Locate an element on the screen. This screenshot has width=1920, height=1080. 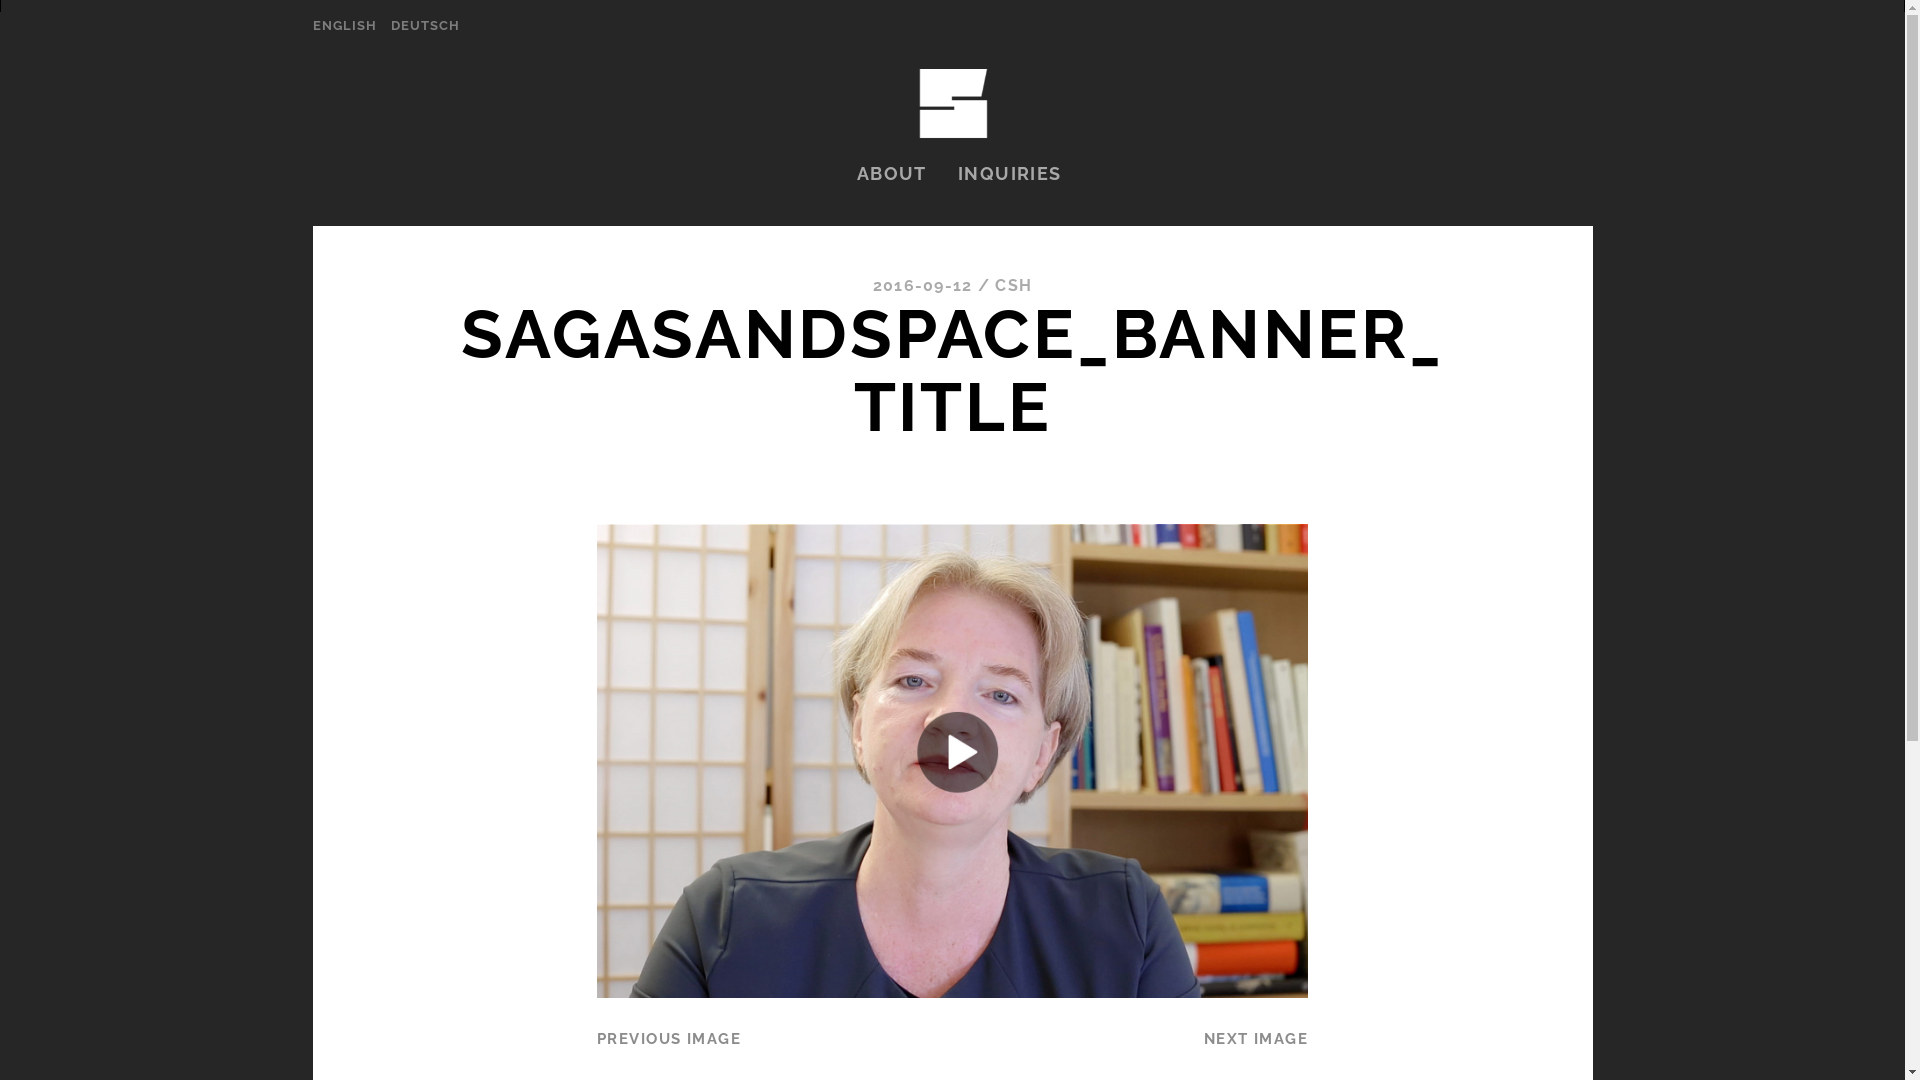
'INQUIRIES' is located at coordinates (1009, 172).